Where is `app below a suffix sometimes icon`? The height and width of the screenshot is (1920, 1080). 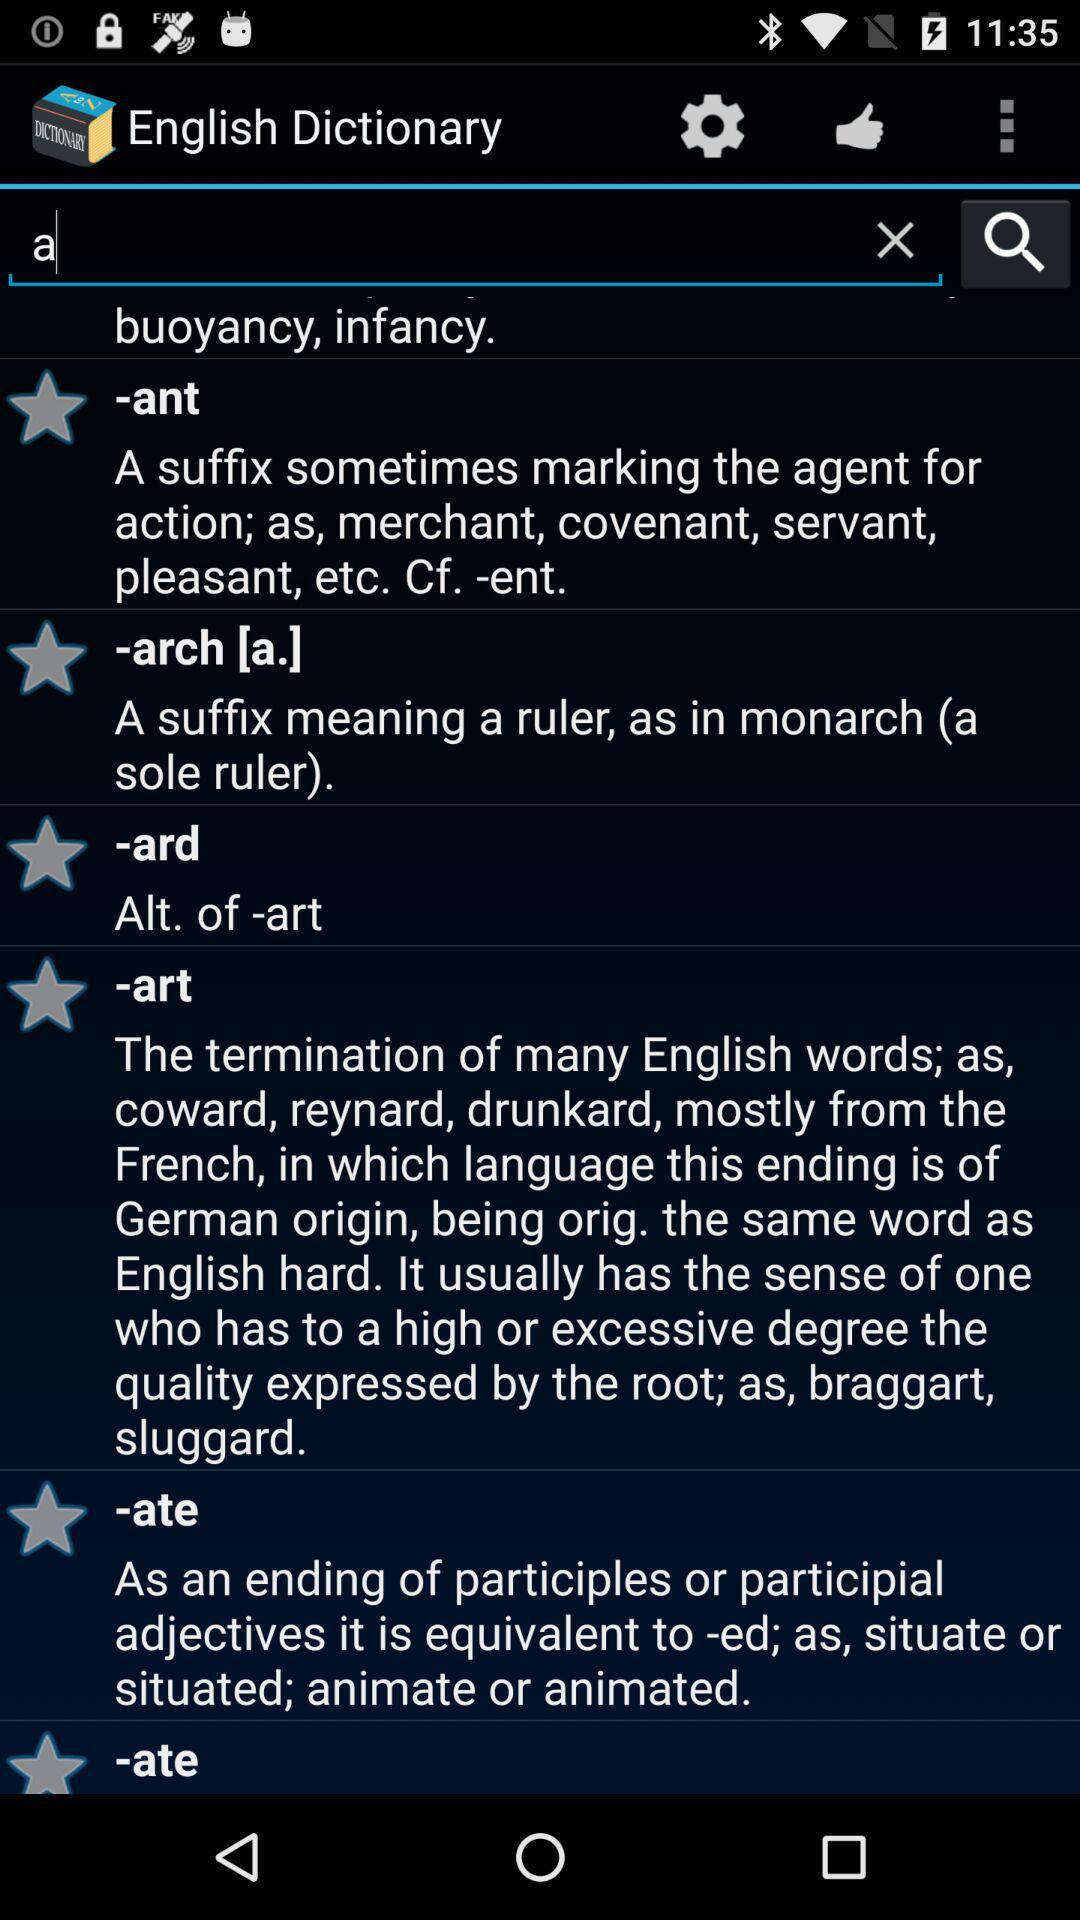 app below a suffix sometimes icon is located at coordinates (53, 657).